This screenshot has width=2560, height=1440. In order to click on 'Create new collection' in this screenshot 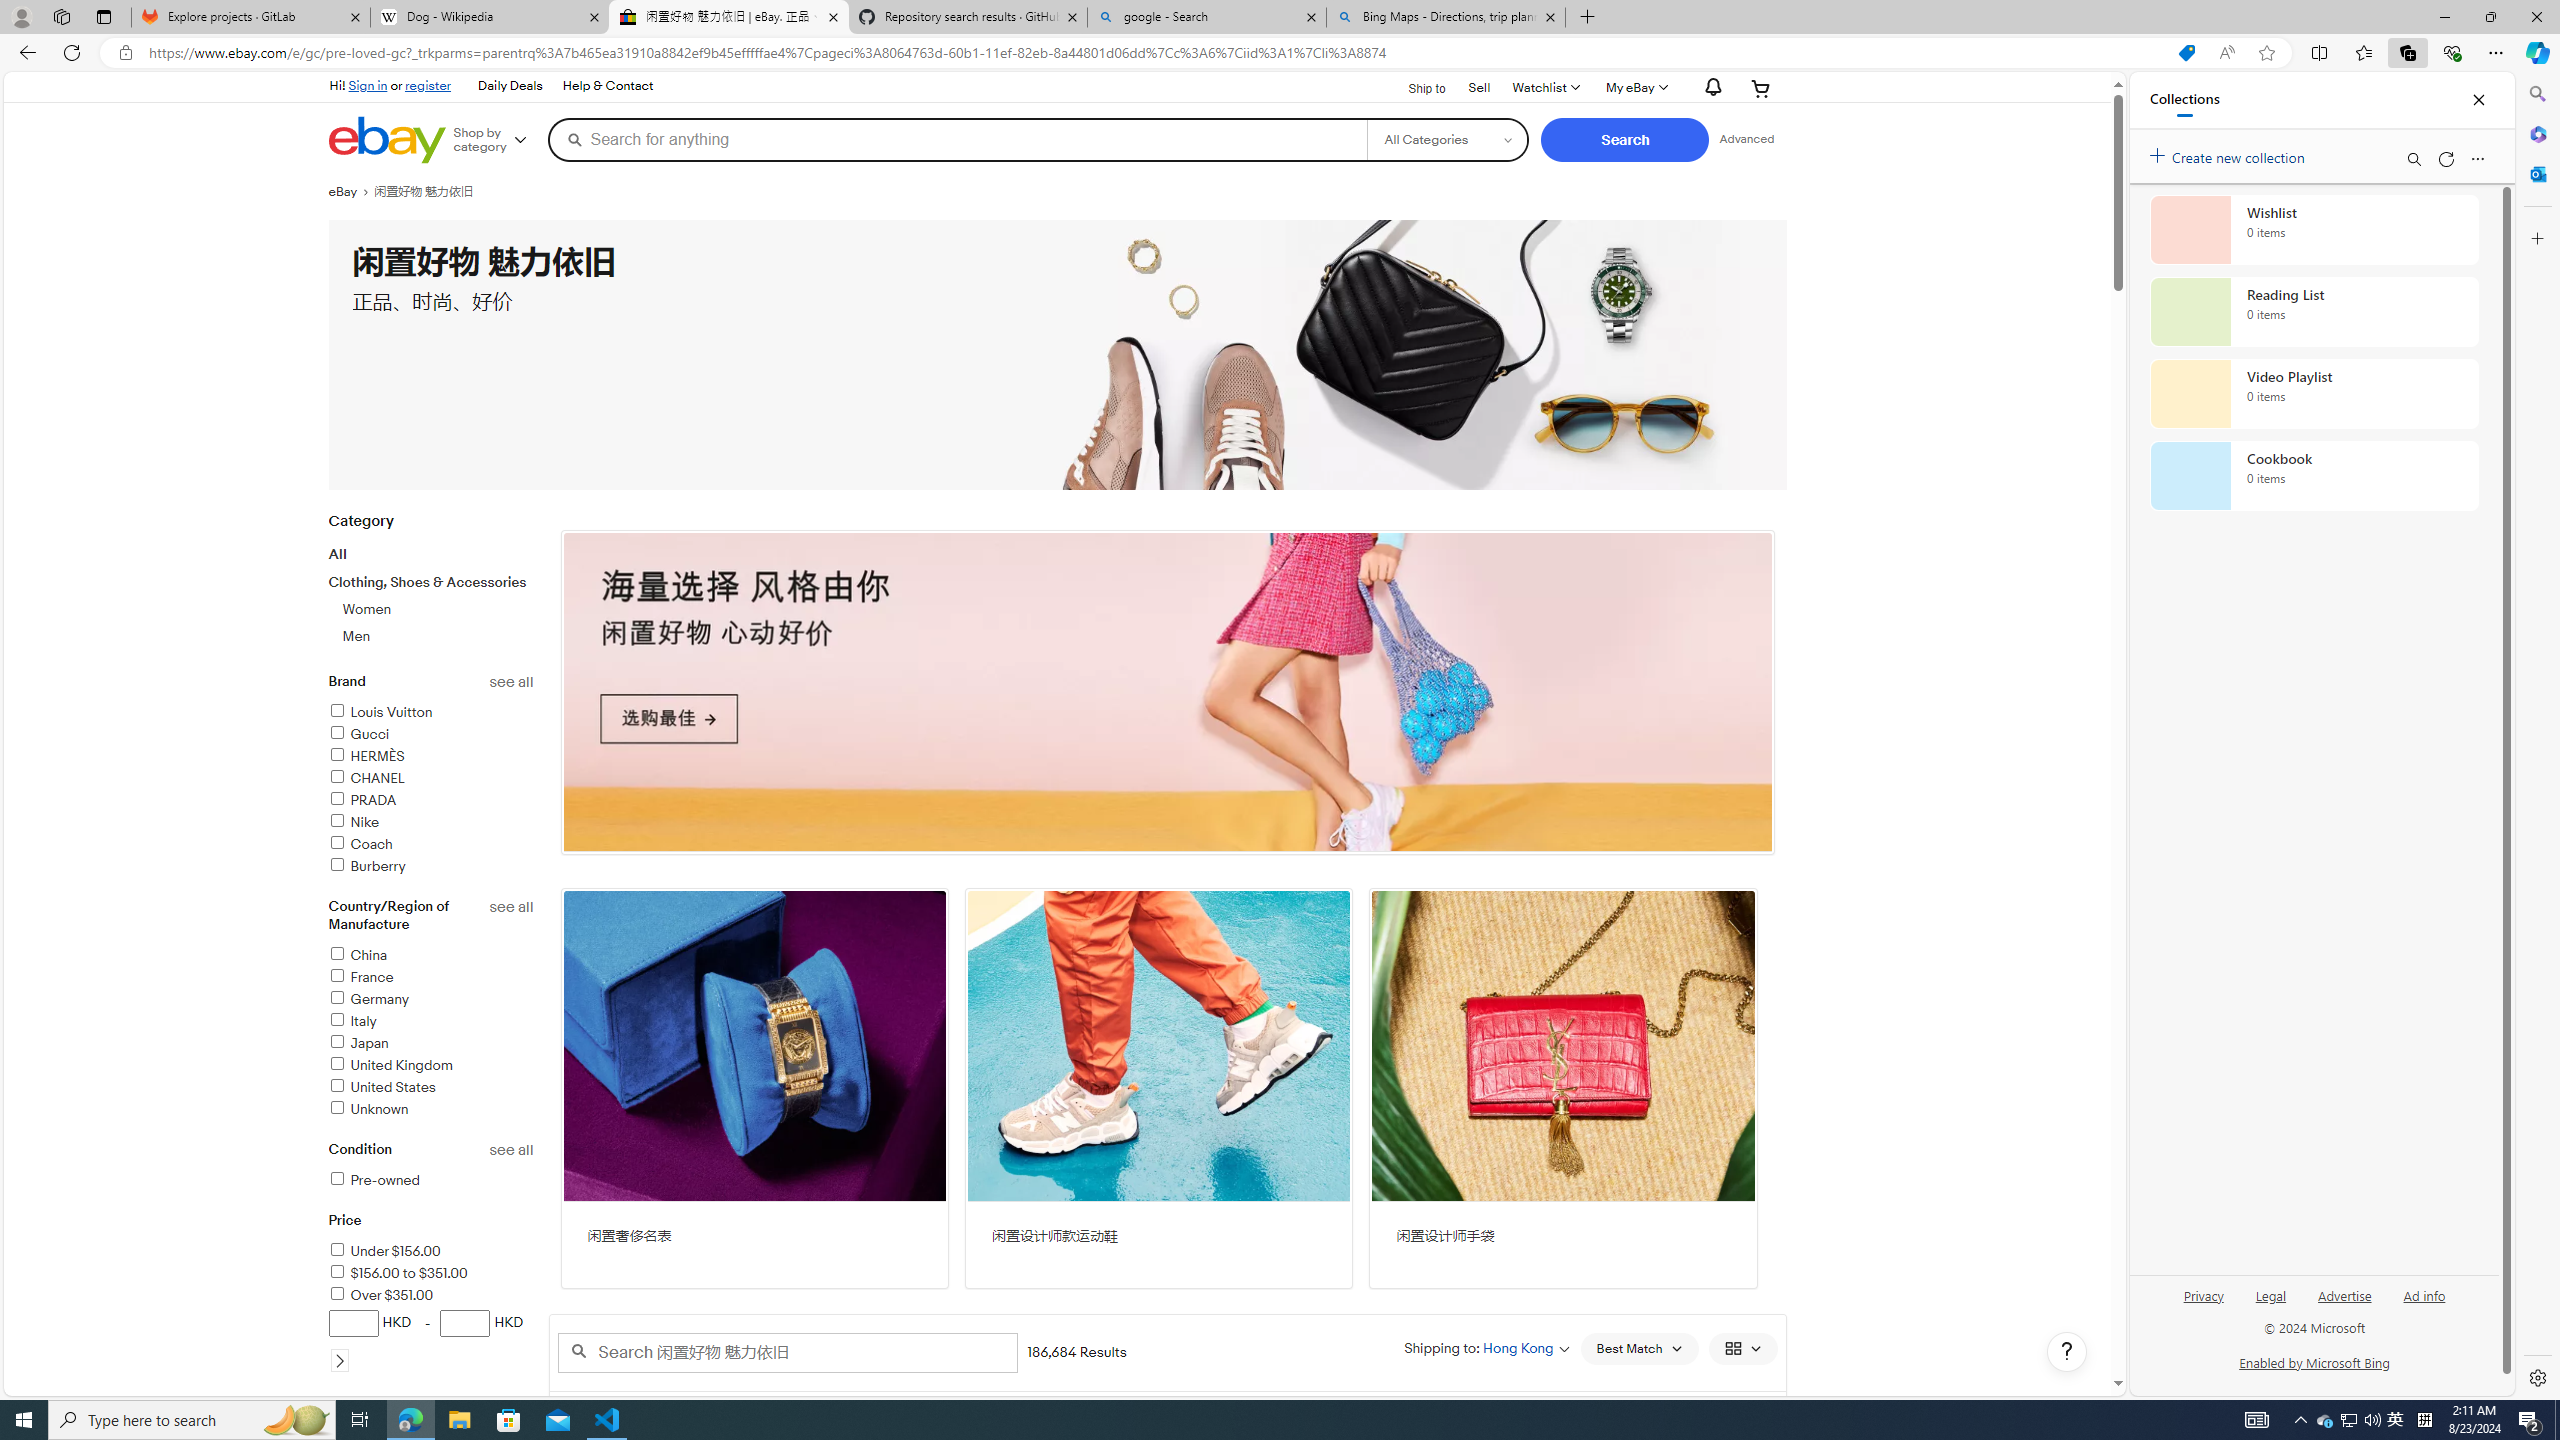, I will do `click(2230, 153)`.